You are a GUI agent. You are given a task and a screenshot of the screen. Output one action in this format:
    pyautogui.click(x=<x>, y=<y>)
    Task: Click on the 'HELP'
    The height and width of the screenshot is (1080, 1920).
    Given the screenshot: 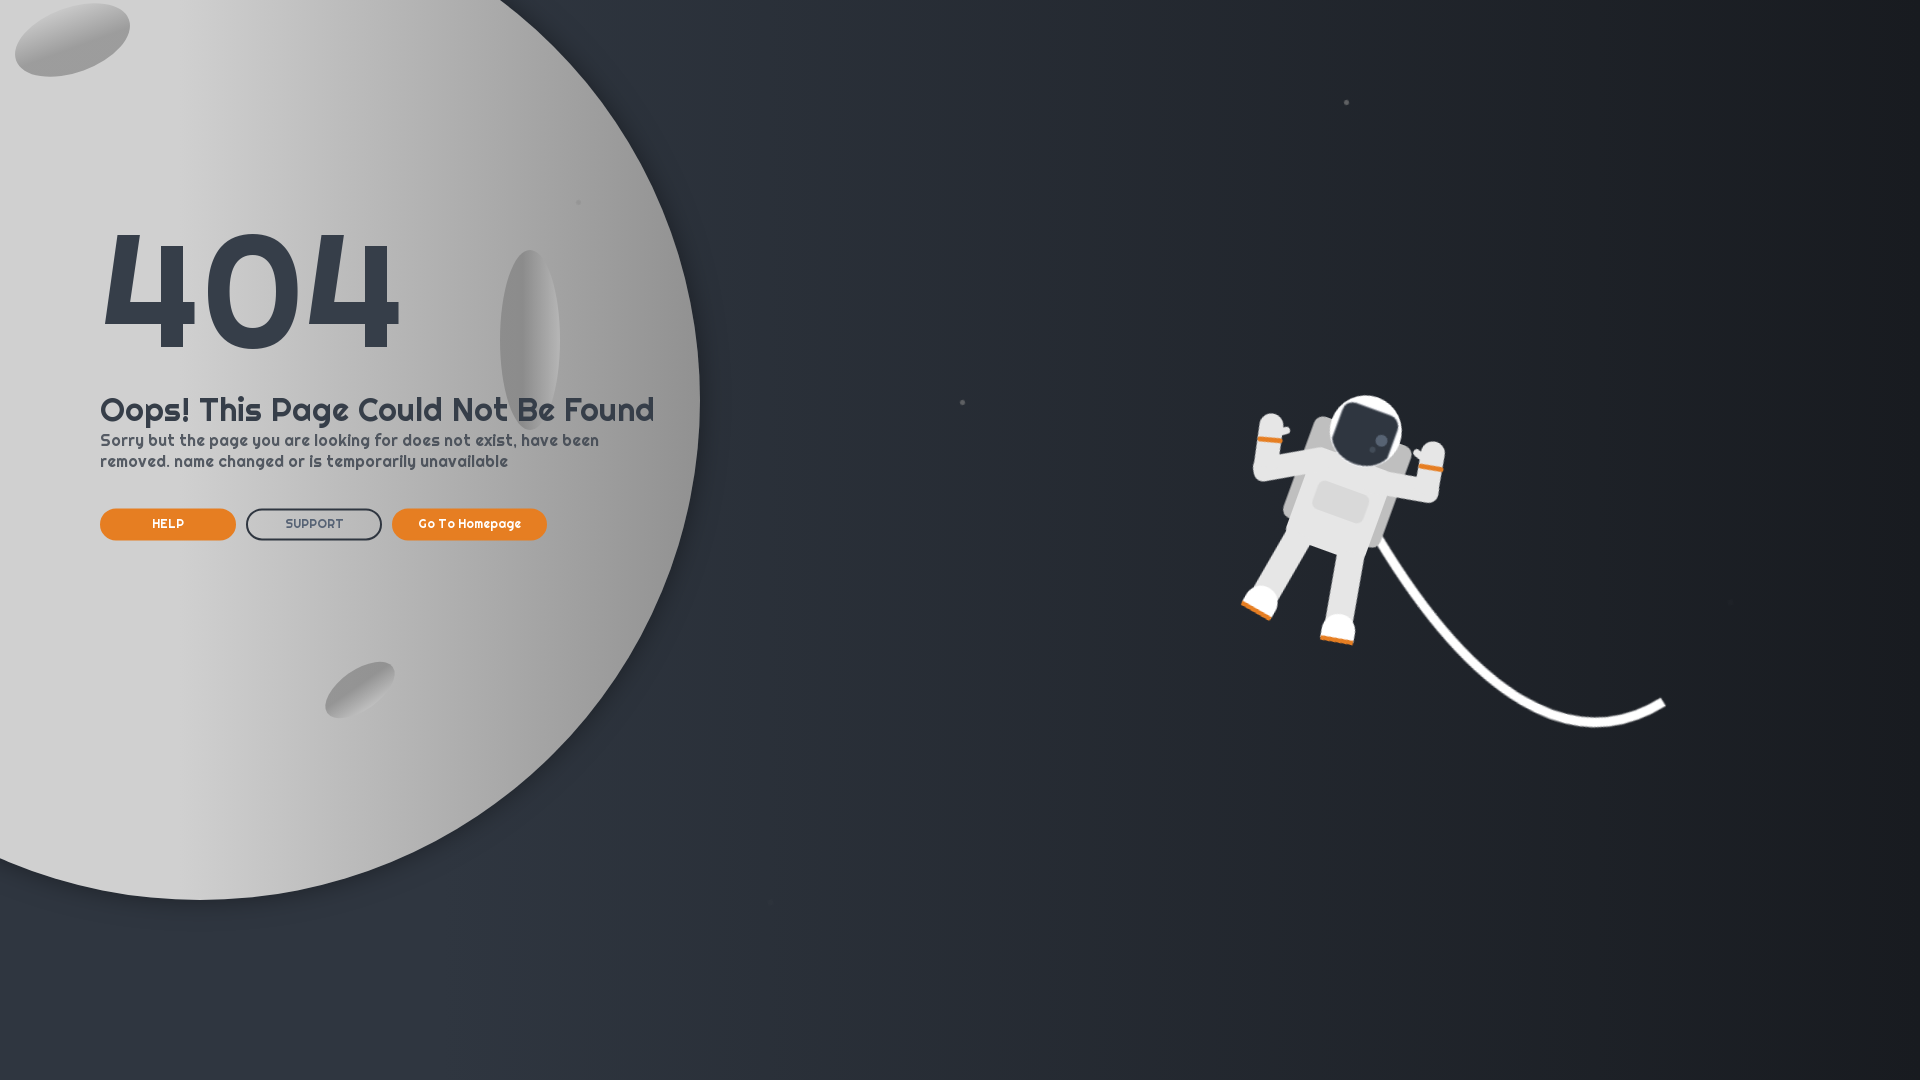 What is the action you would take?
    pyautogui.click(x=168, y=523)
    